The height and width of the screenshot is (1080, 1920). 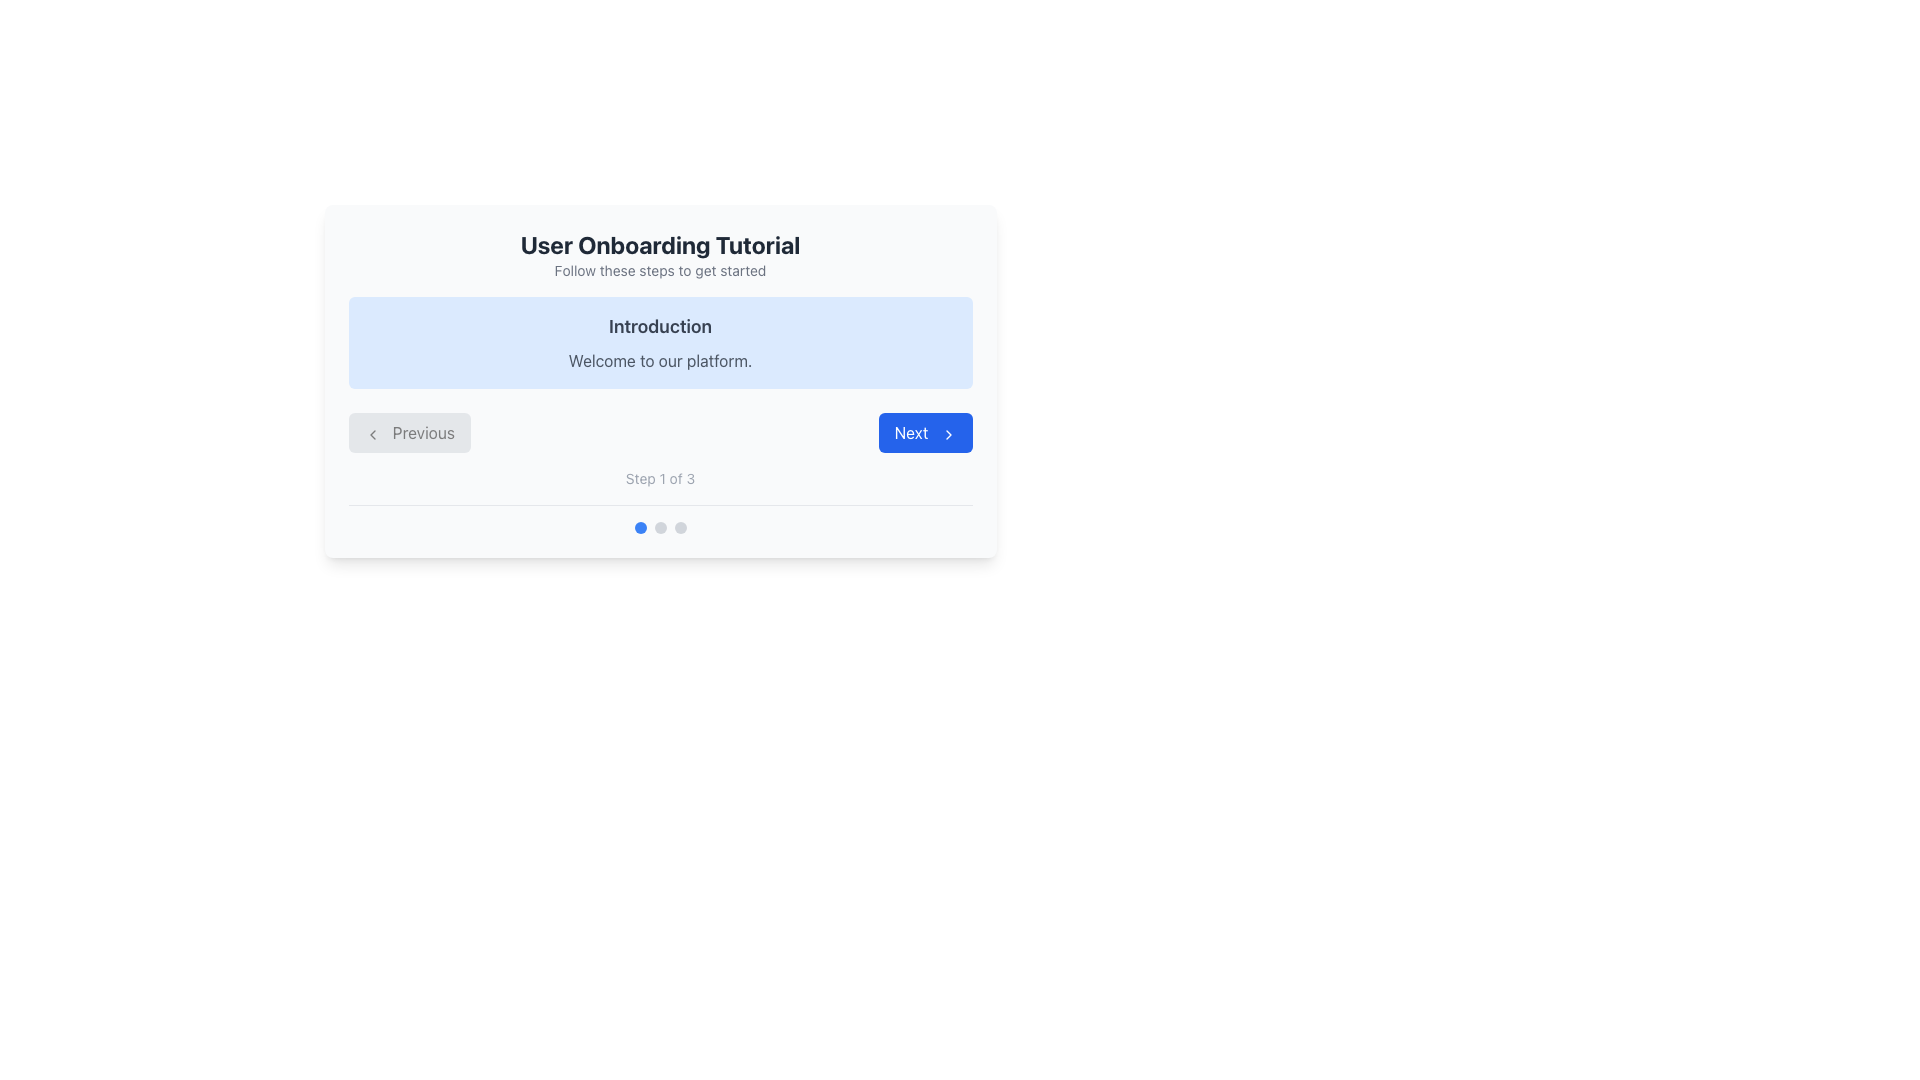 I want to click on the Informational section of the User Onboarding Tutorial, which provides an introduction message for the onboarding tutorial, so click(x=660, y=342).